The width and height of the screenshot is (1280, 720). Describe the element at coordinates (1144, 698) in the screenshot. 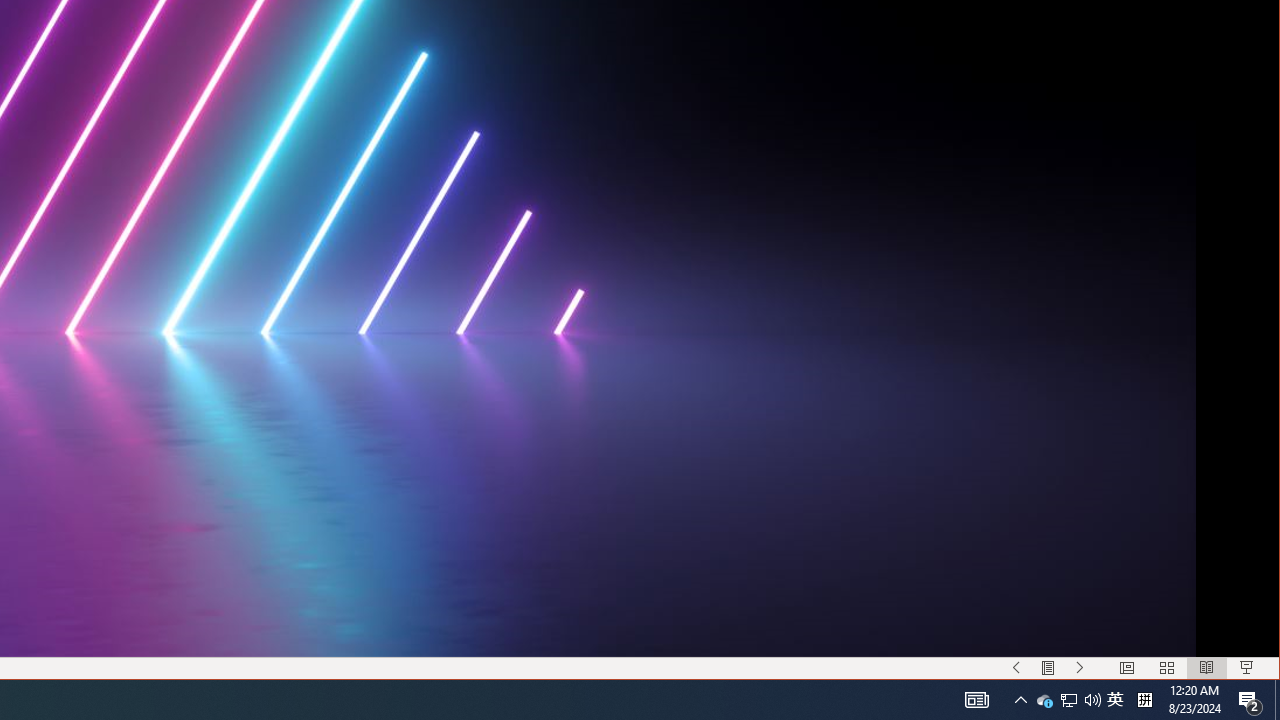

I see `'Tray Input Indicator - Chinese (Simplified, China)'` at that location.